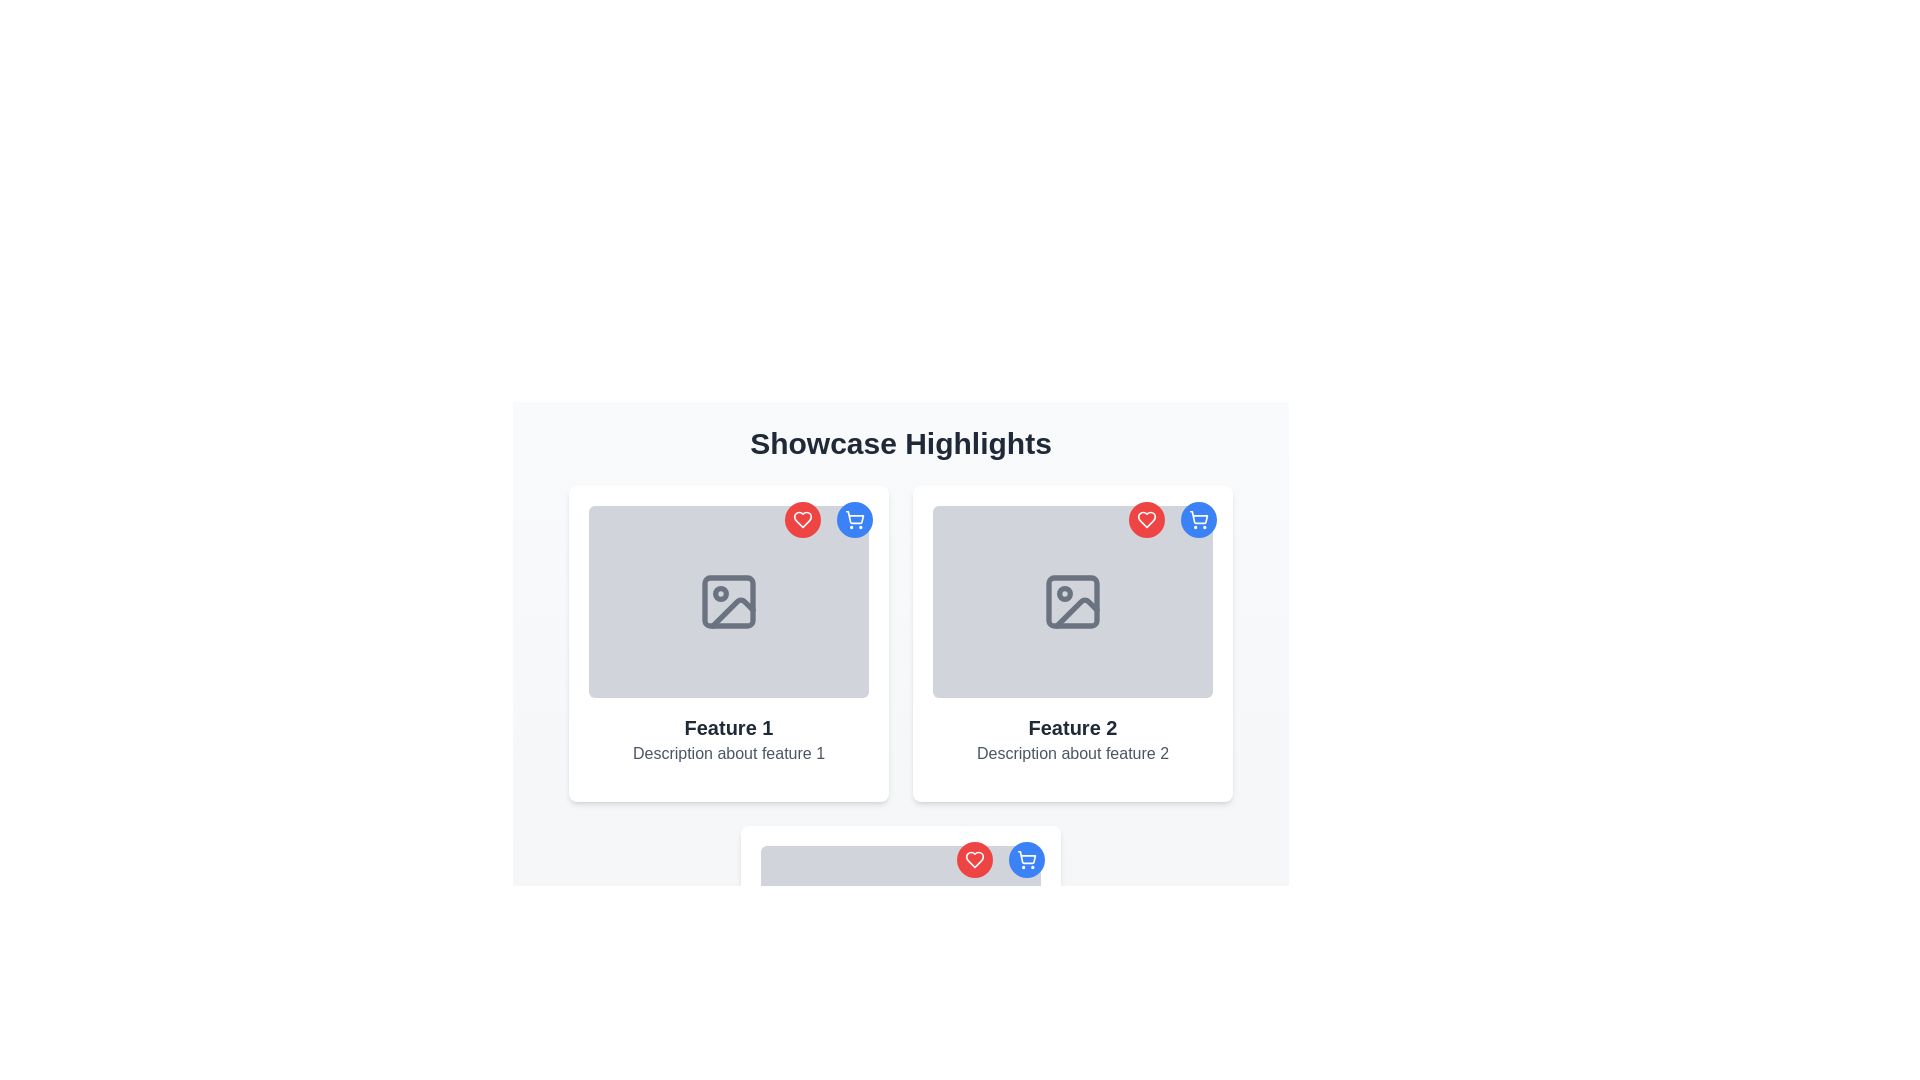  Describe the element at coordinates (728, 600) in the screenshot. I see `the SVG rectangle component that represents an image placeholder, located in the left card of the top row of the grid, above the 'Feature 1' label` at that location.